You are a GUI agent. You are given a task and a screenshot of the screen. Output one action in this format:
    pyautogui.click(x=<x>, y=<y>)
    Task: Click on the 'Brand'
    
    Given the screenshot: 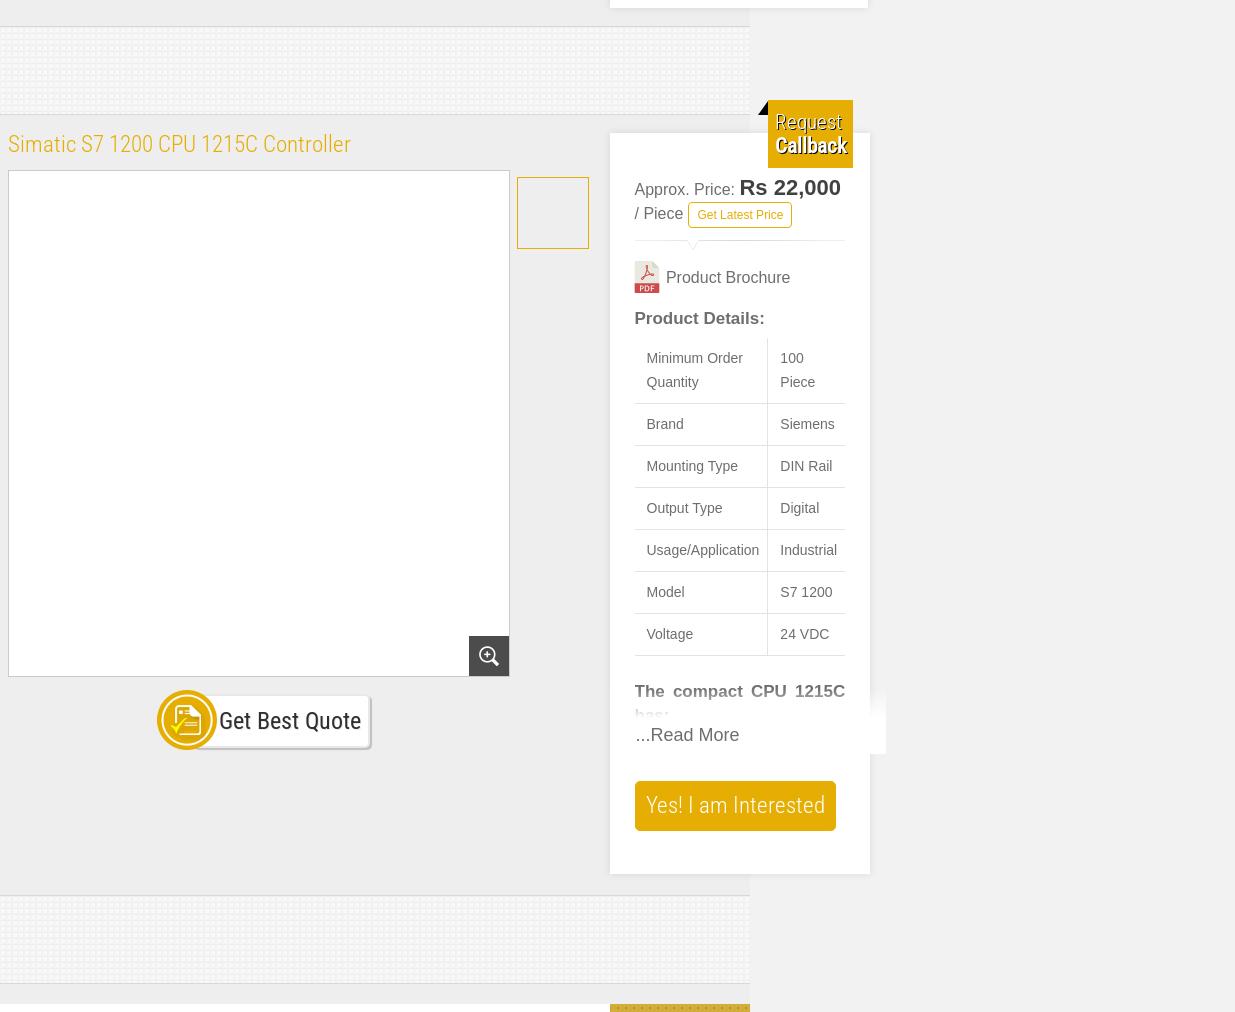 What is the action you would take?
    pyautogui.click(x=664, y=424)
    